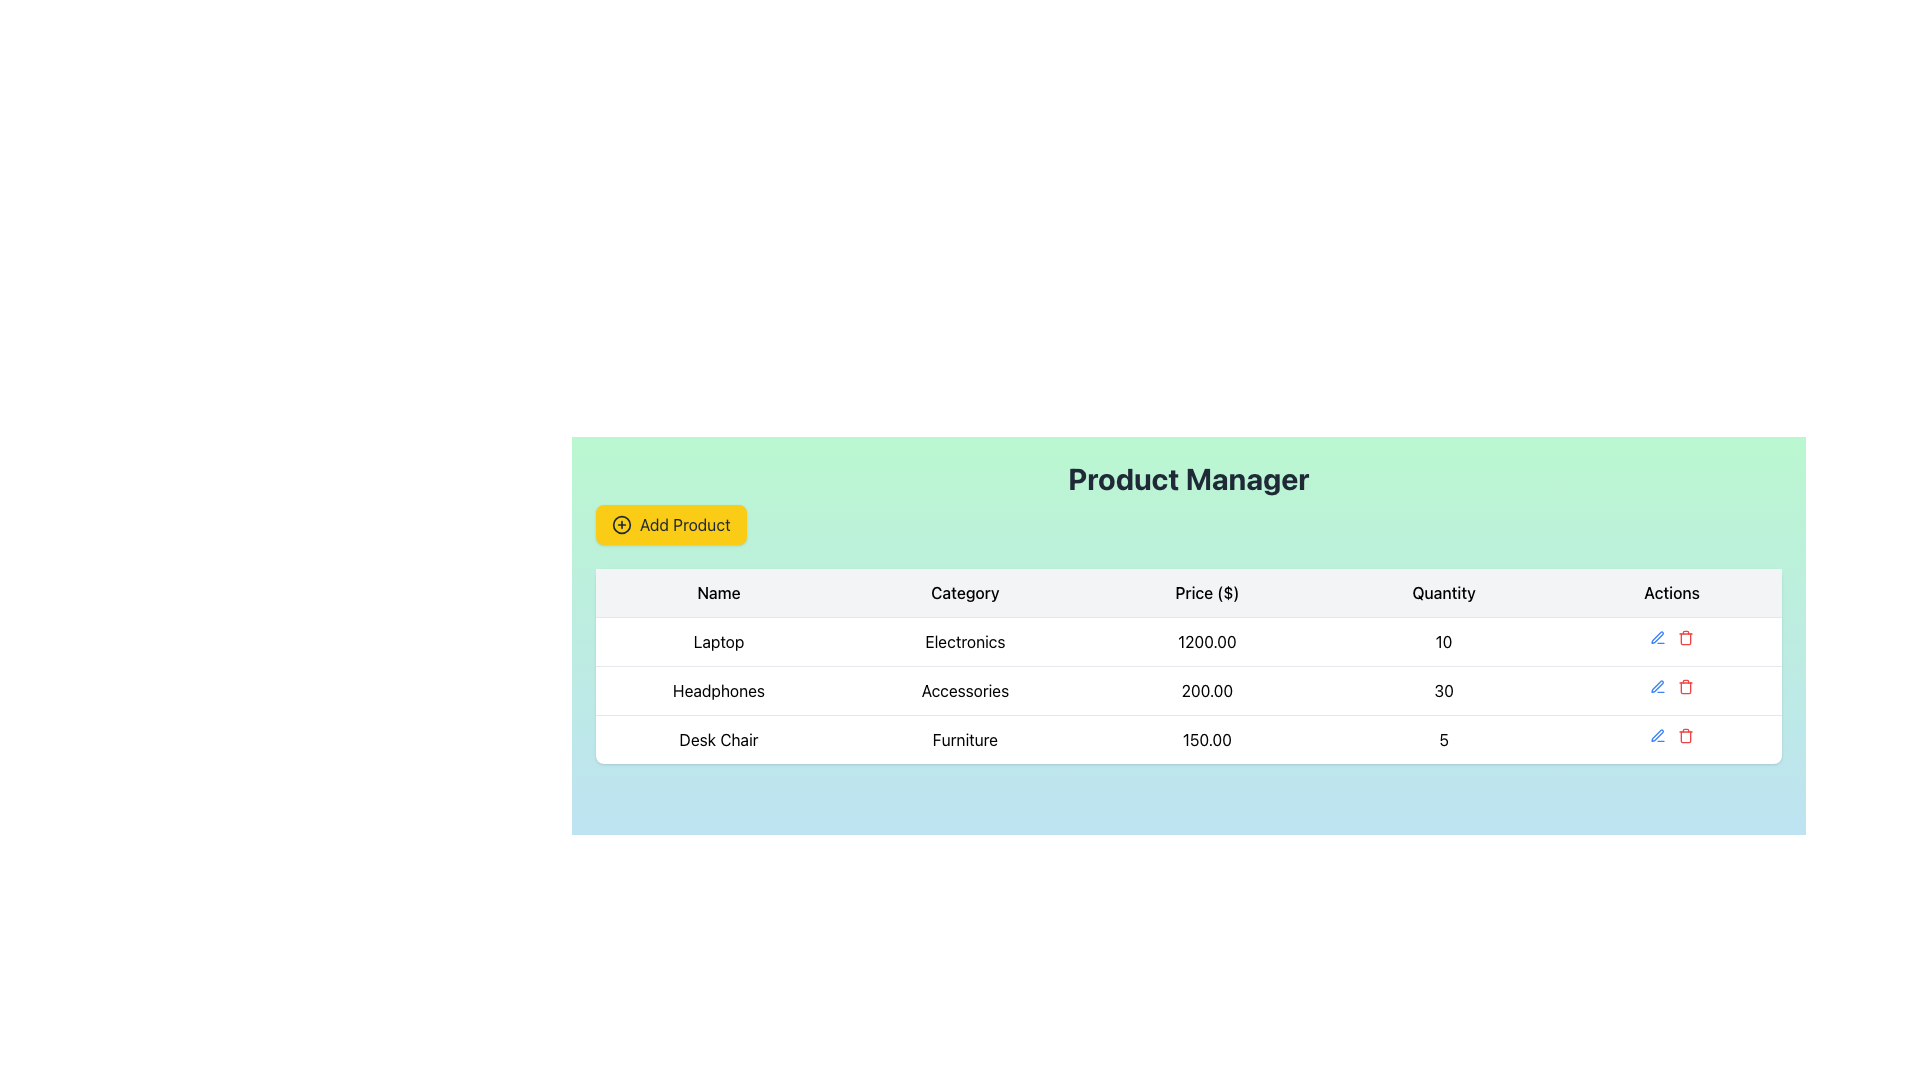 Image resolution: width=1920 pixels, height=1080 pixels. Describe the element at coordinates (1657, 685) in the screenshot. I see `the edit icon button representing the edit functionality in the Actions column of the second row in the Product Manager table for the product 'Headphones'` at that location.